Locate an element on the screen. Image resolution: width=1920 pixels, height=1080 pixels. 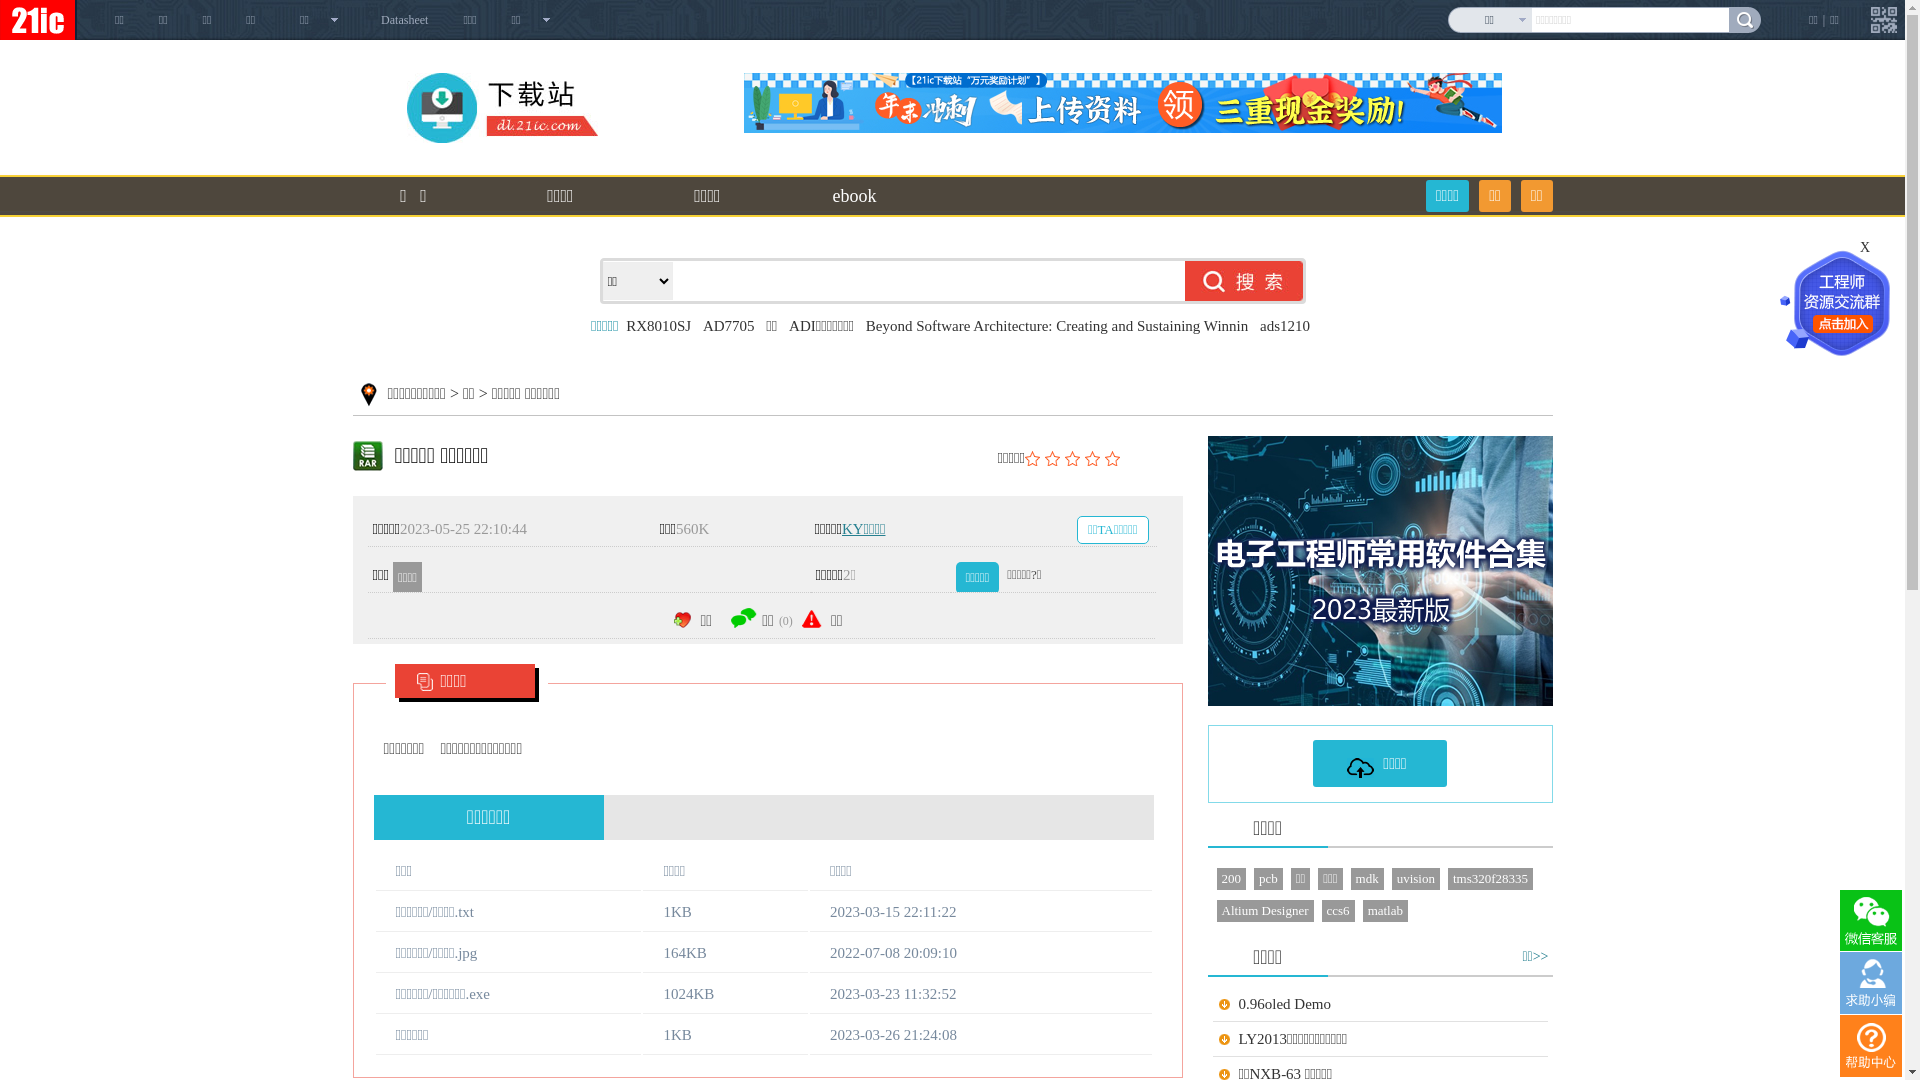
'ccs6' is located at coordinates (1338, 910).